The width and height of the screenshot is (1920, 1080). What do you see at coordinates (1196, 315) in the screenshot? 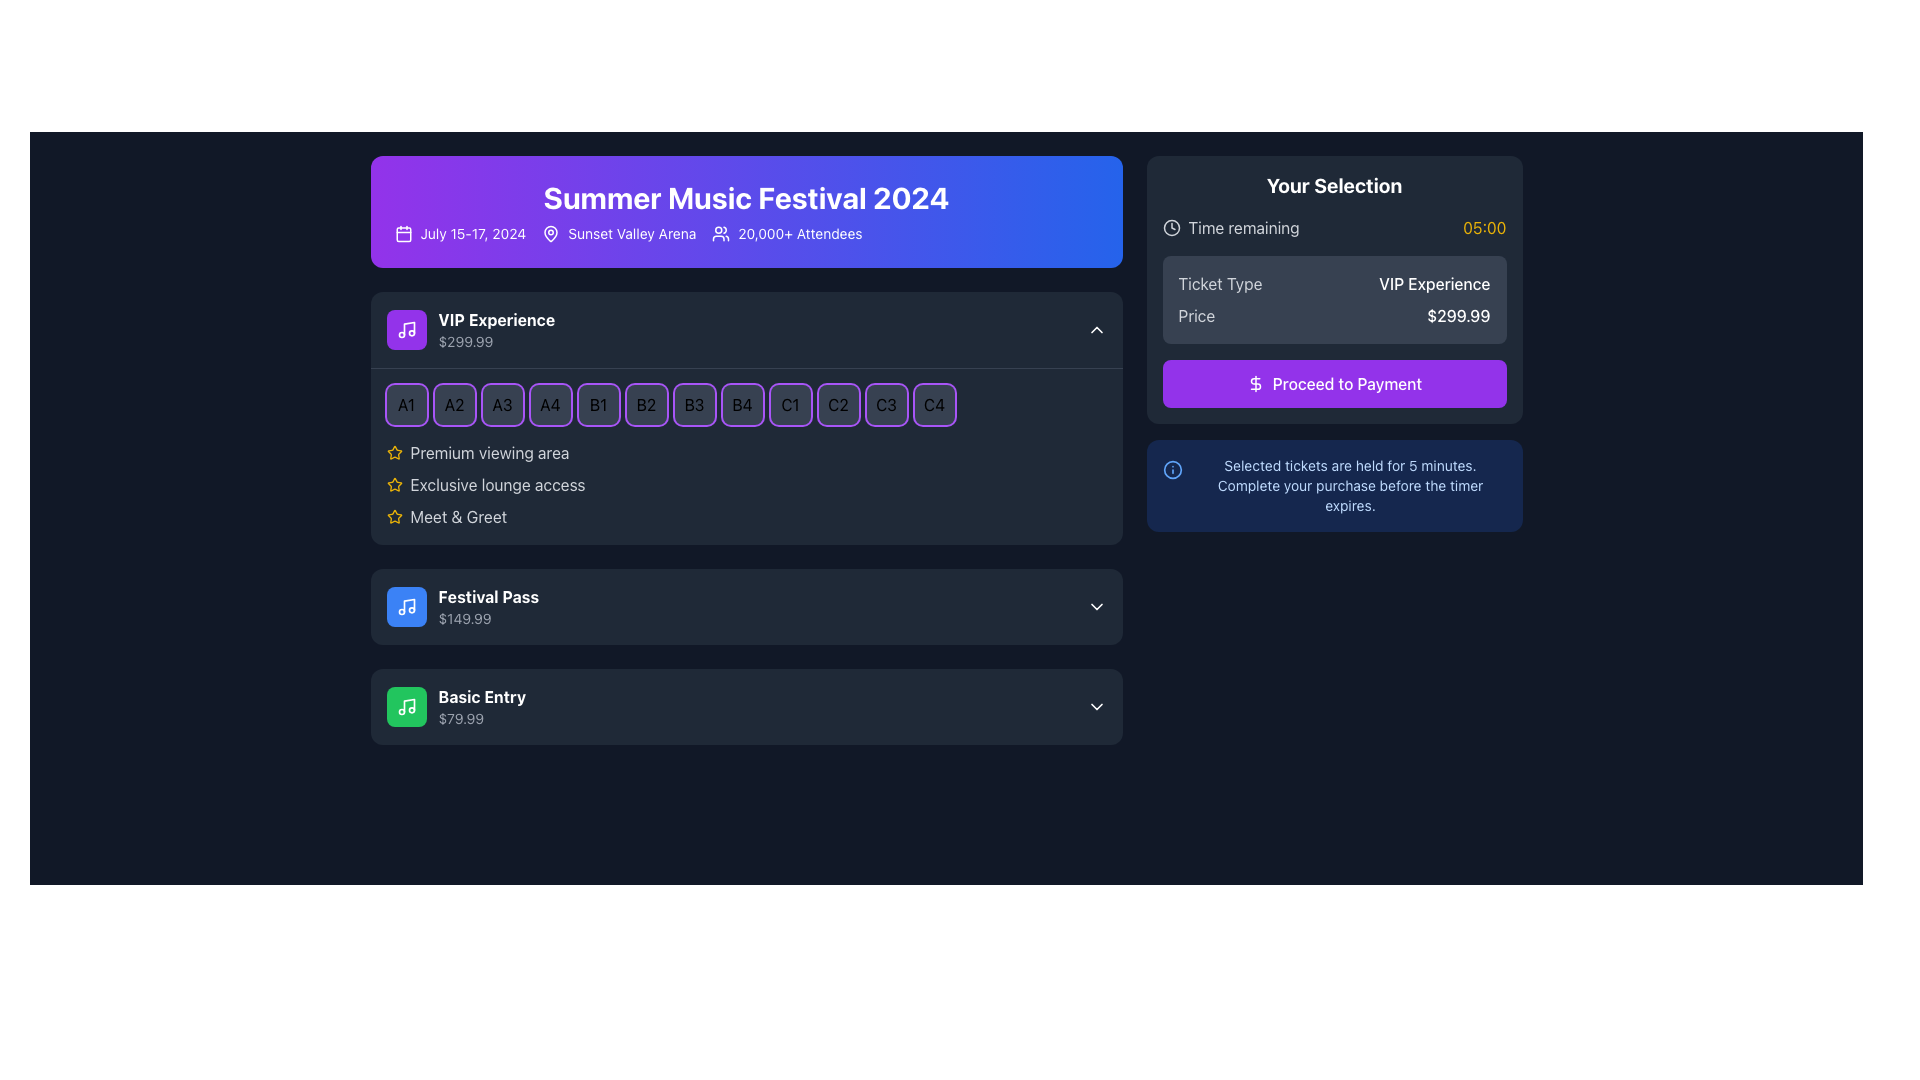
I see `the static text label indicating the price of the selected ticket type, which is located on the left side of the '$299.99' text in the 'Your Selection' panel` at bounding box center [1196, 315].